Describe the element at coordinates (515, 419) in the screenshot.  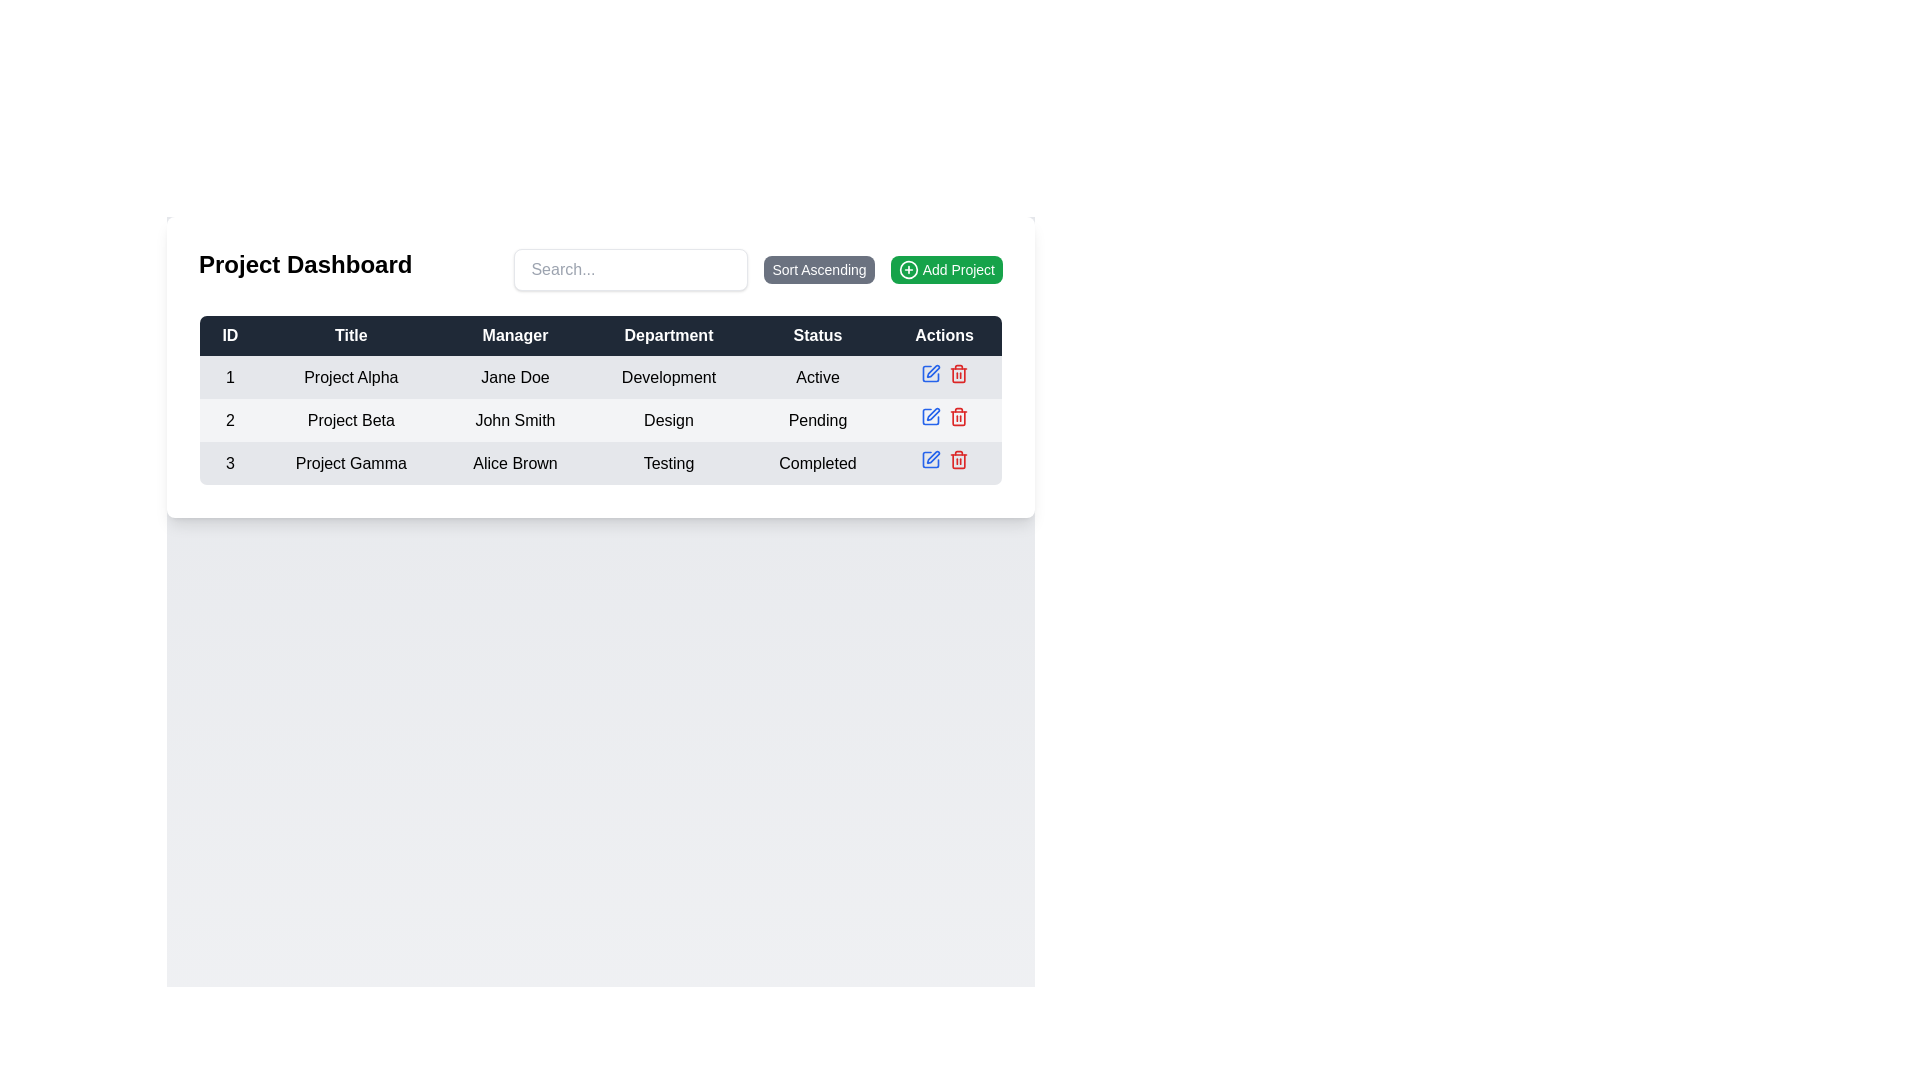
I see `the static text field displaying 'John Smith' in the 'Manager' column of the second row for 'Project Beta'` at that location.